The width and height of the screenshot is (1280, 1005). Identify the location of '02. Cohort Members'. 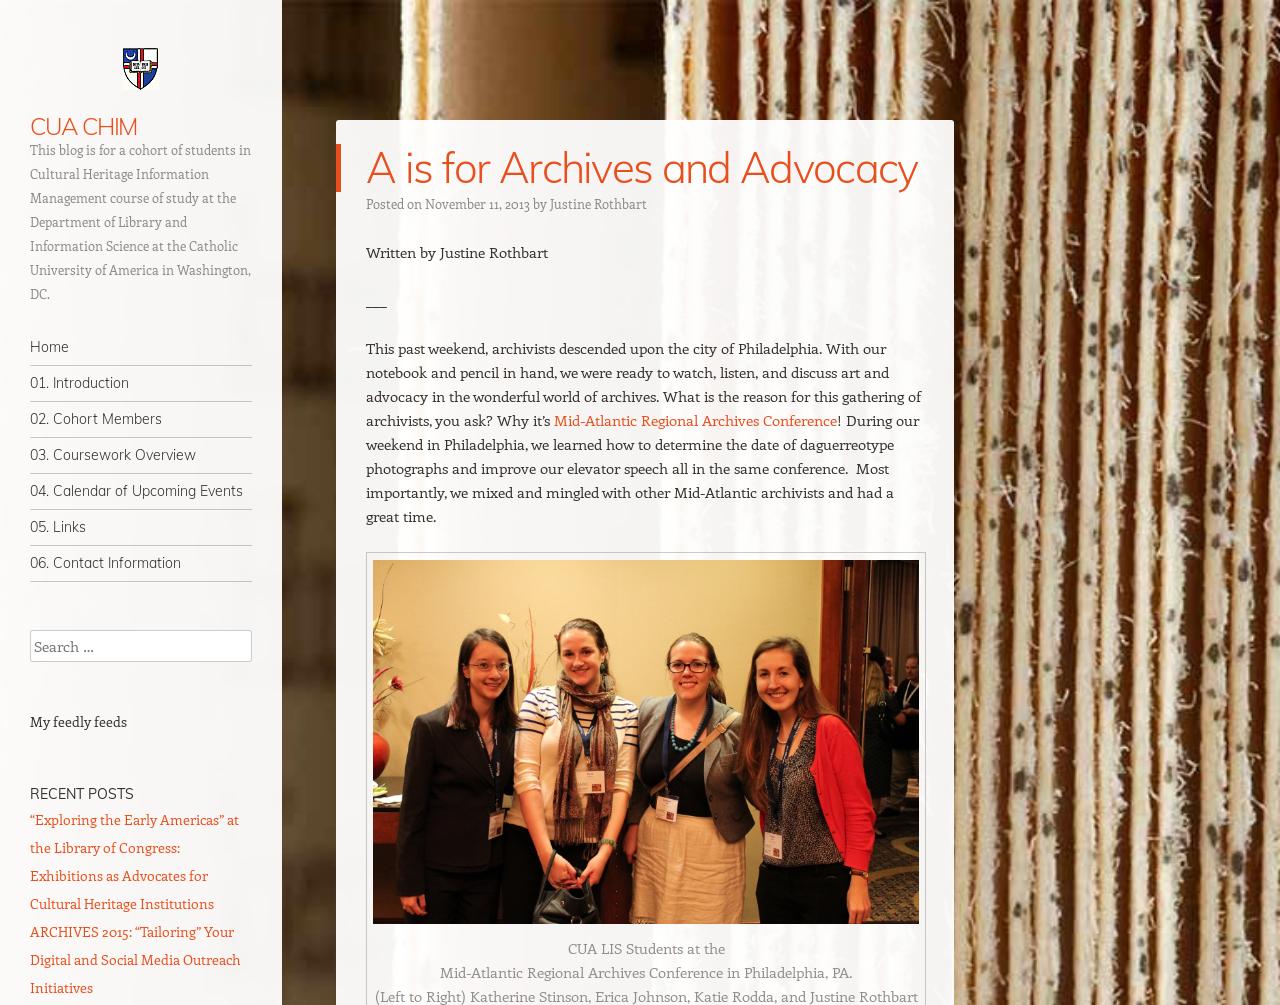
(95, 418).